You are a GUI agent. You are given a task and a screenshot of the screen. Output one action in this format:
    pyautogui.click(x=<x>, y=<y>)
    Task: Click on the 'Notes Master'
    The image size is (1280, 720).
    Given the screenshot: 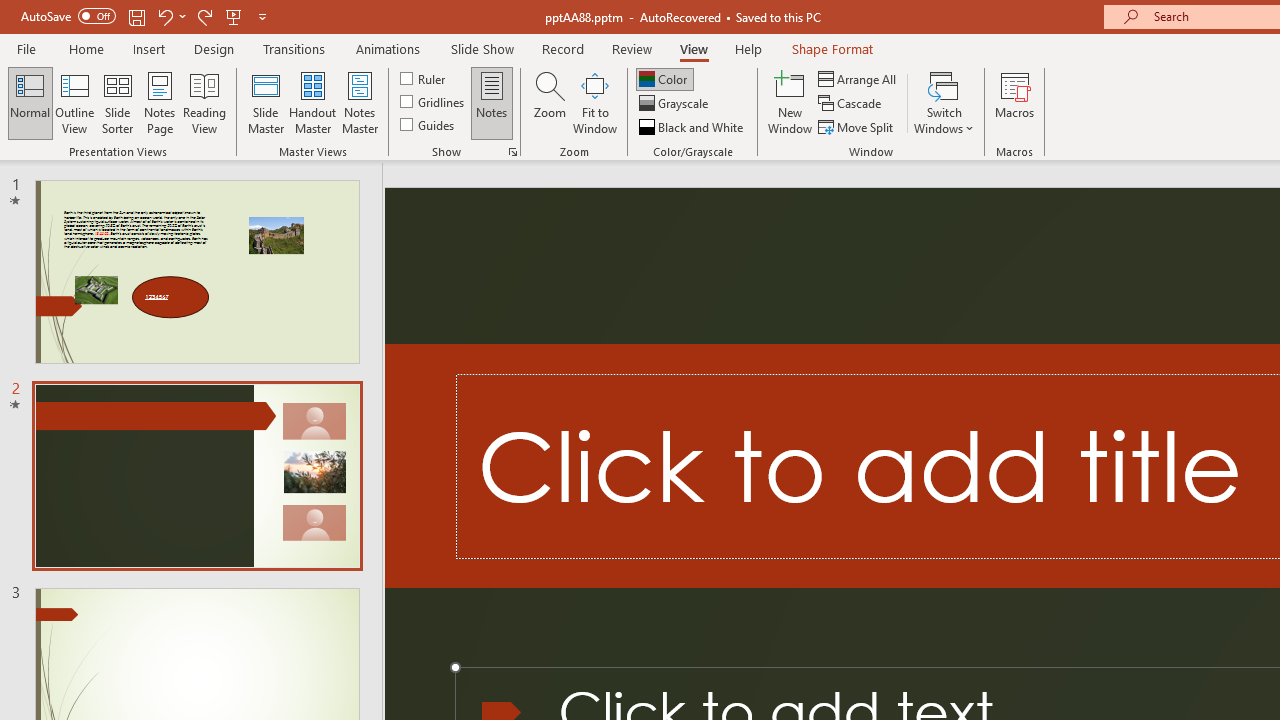 What is the action you would take?
    pyautogui.click(x=360, y=103)
    